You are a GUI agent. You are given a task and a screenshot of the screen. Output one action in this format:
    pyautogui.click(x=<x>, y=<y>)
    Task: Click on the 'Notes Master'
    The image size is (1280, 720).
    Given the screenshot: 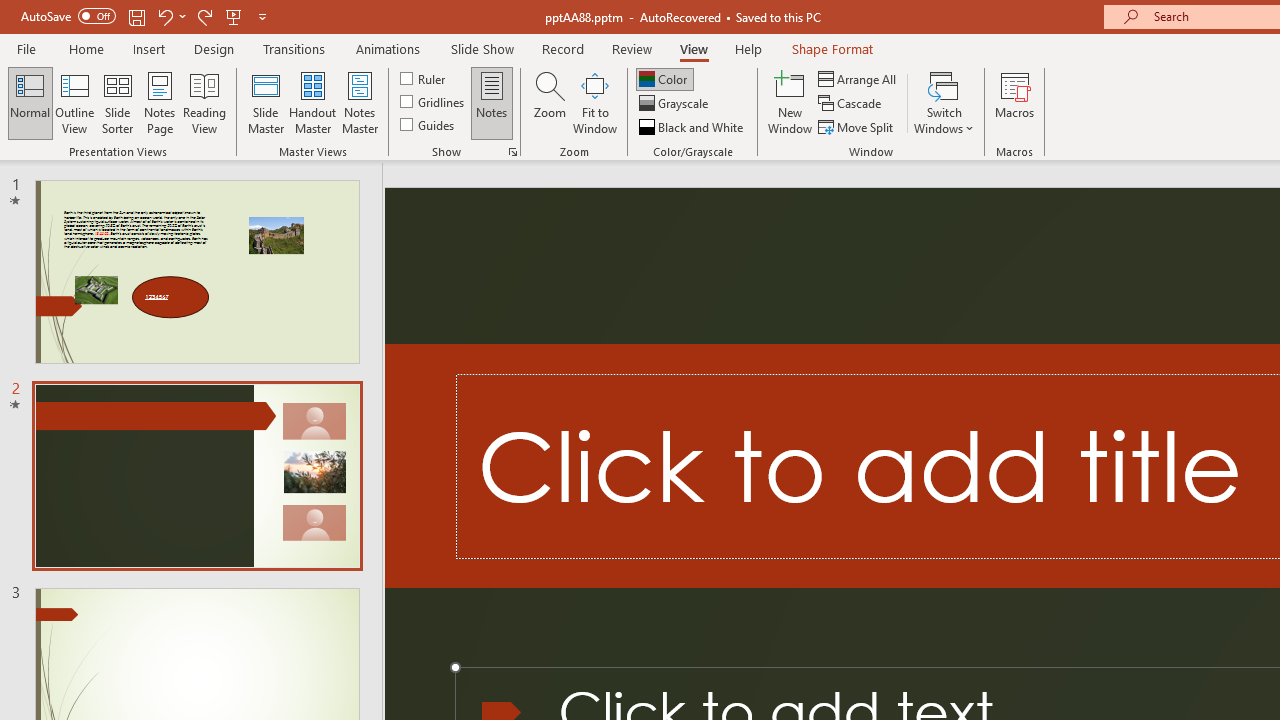 What is the action you would take?
    pyautogui.click(x=360, y=103)
    